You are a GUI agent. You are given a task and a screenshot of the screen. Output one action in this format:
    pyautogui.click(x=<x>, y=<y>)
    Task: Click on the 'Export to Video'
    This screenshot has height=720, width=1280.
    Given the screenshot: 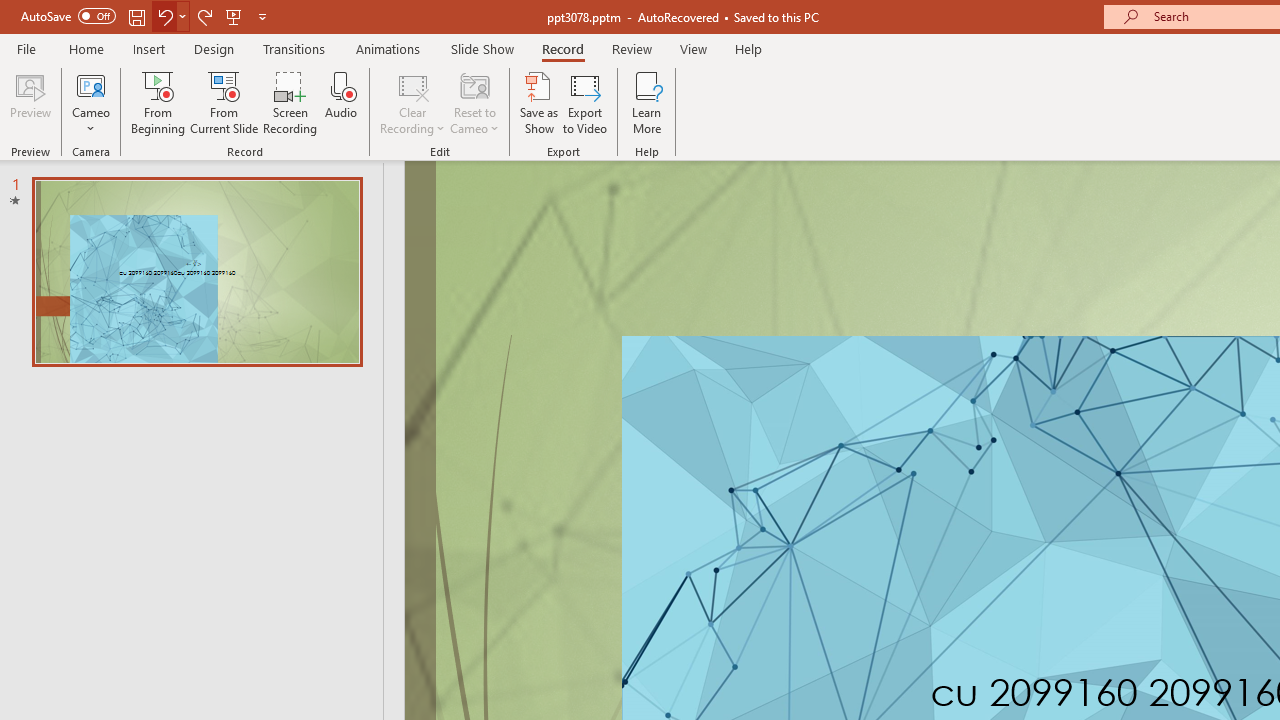 What is the action you would take?
    pyautogui.click(x=584, y=103)
    